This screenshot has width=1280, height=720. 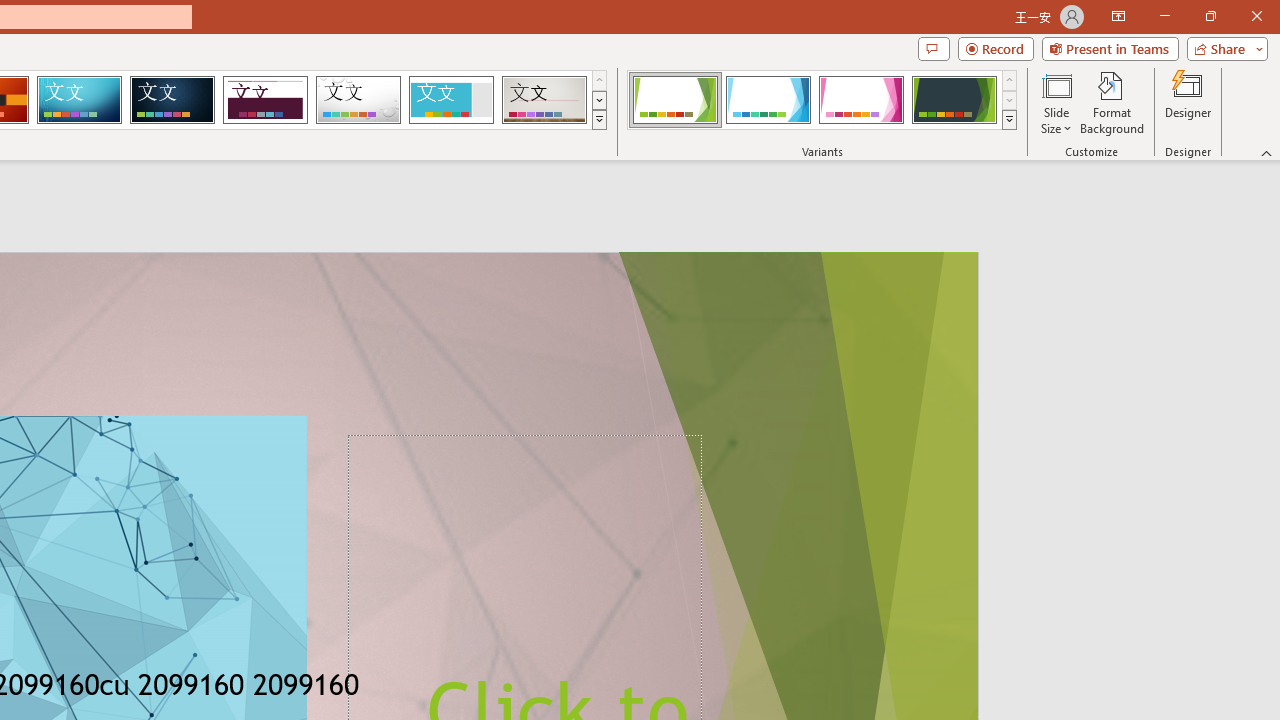 What do you see at coordinates (823, 100) in the screenshot?
I see `'AutomationID: ThemeVariantsGallery'` at bounding box center [823, 100].